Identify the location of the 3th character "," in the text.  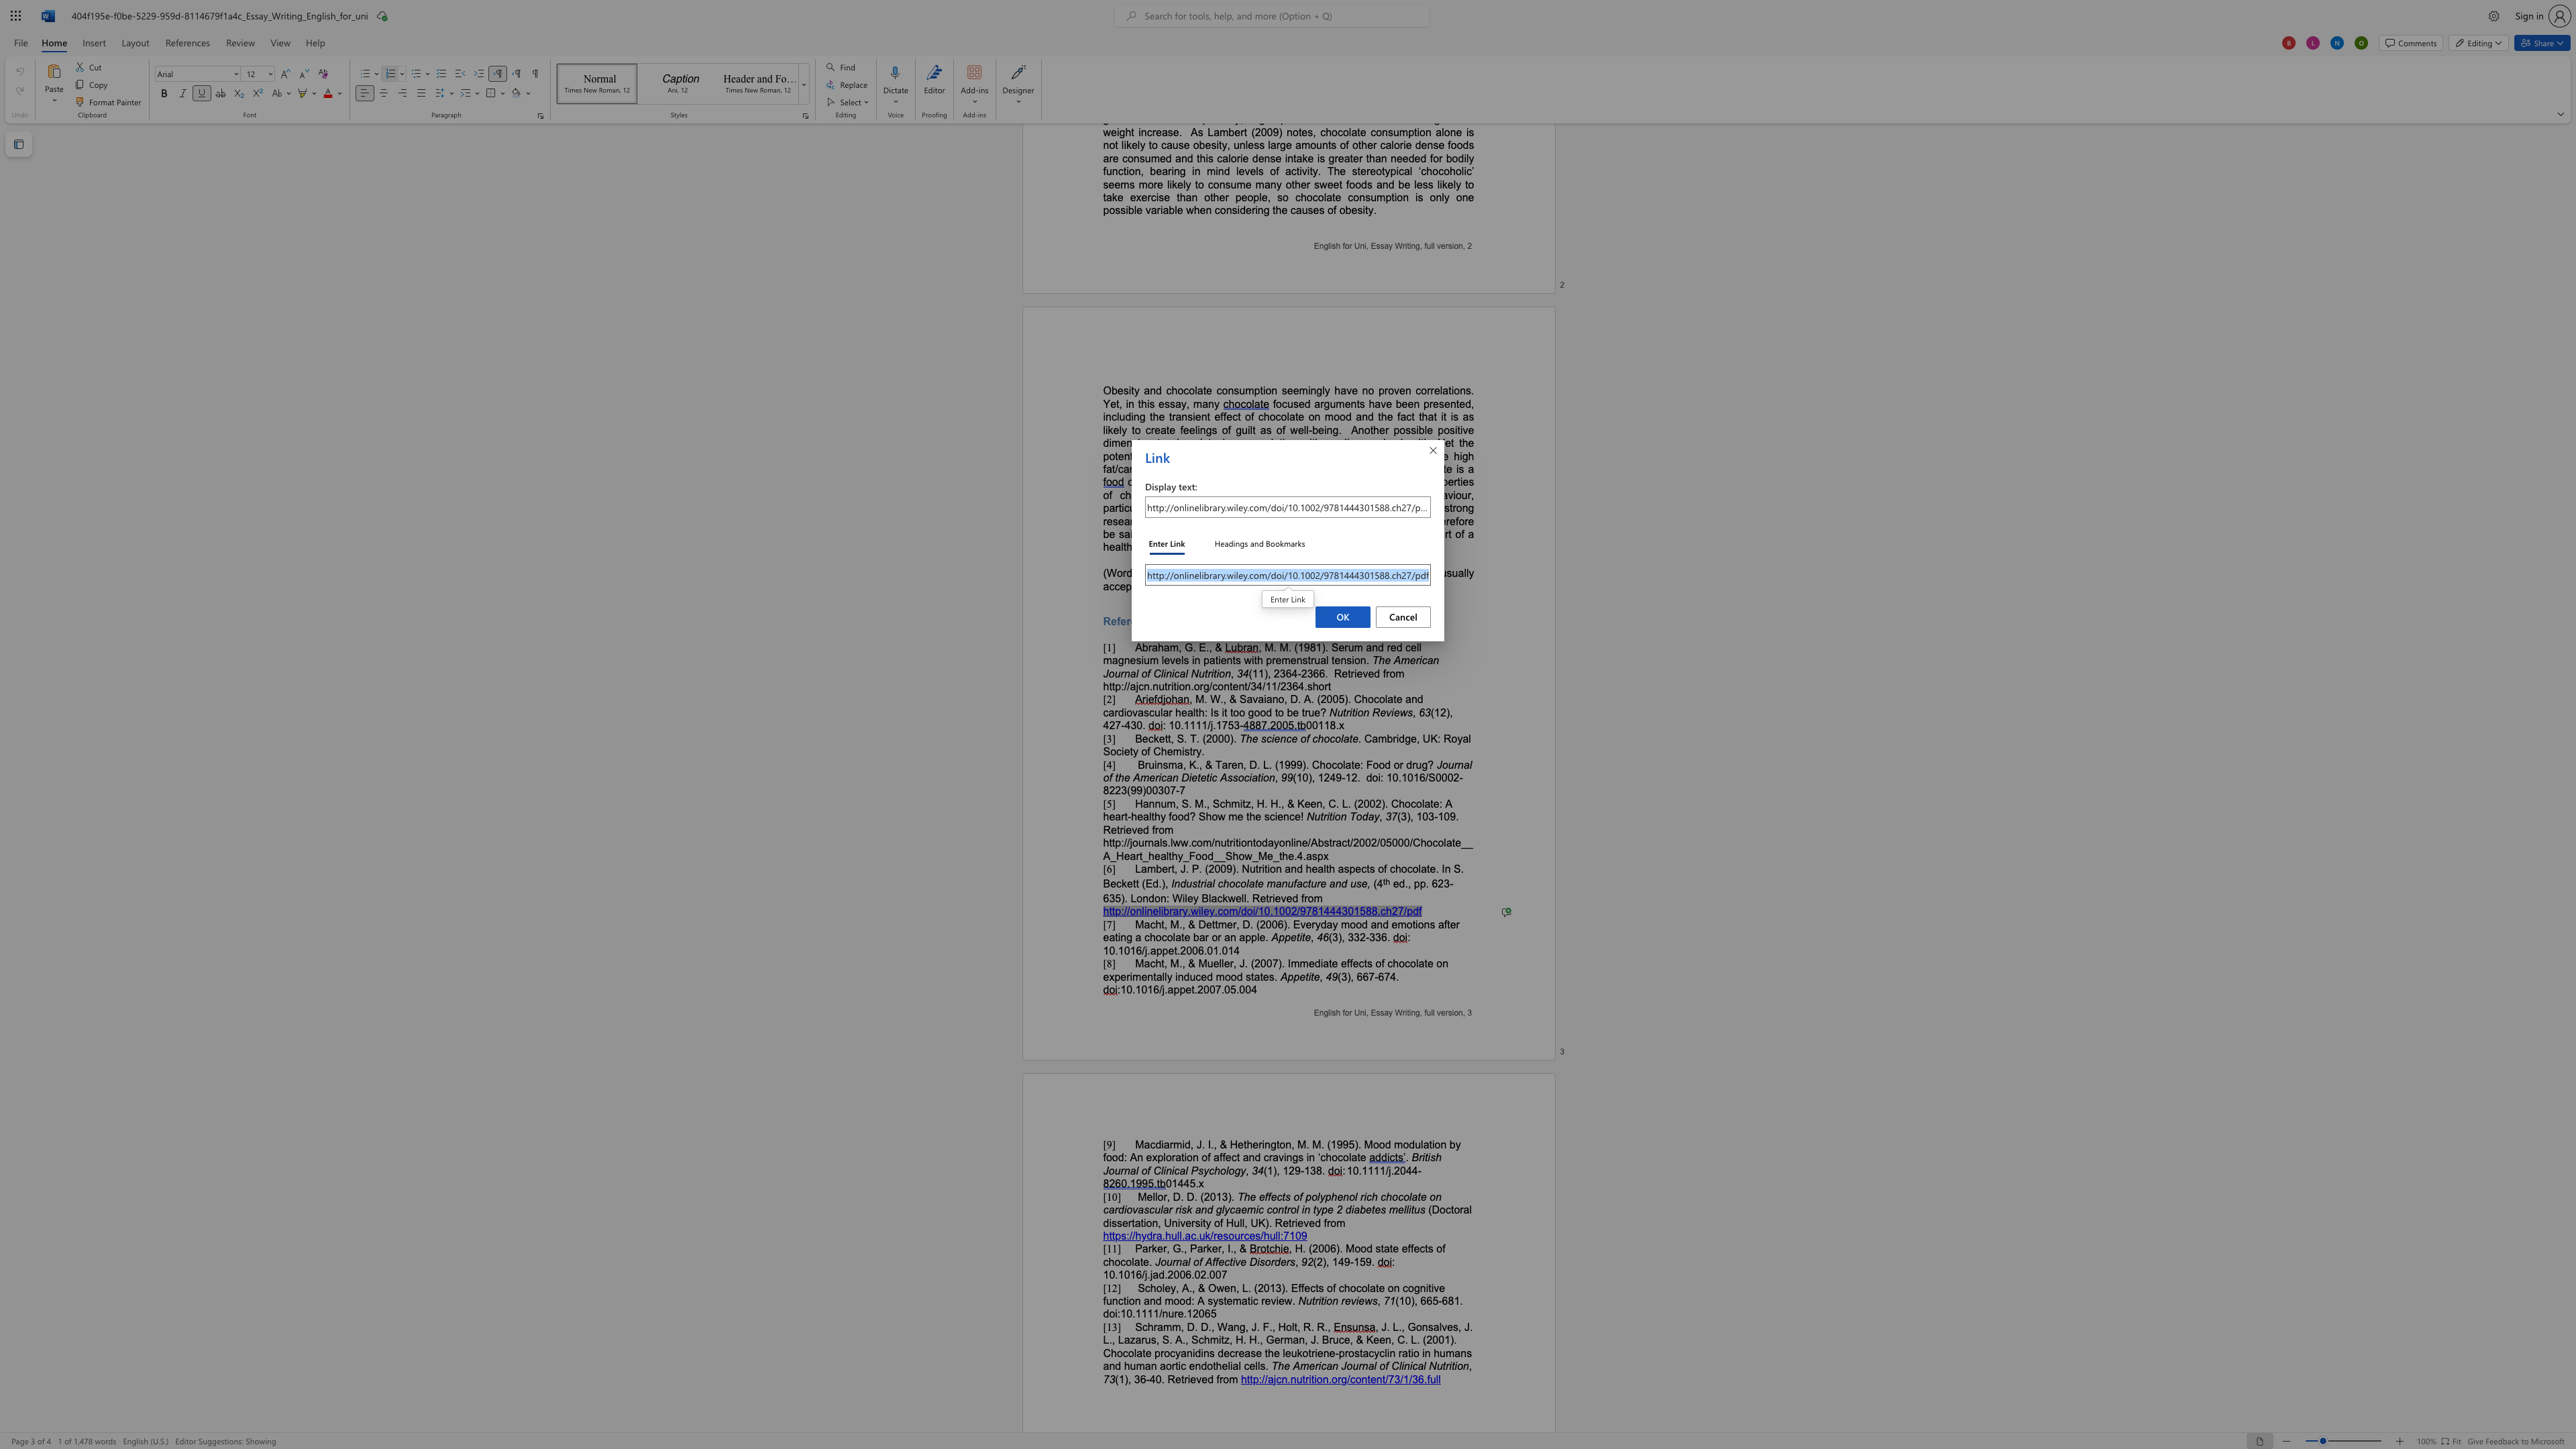
(1292, 1144).